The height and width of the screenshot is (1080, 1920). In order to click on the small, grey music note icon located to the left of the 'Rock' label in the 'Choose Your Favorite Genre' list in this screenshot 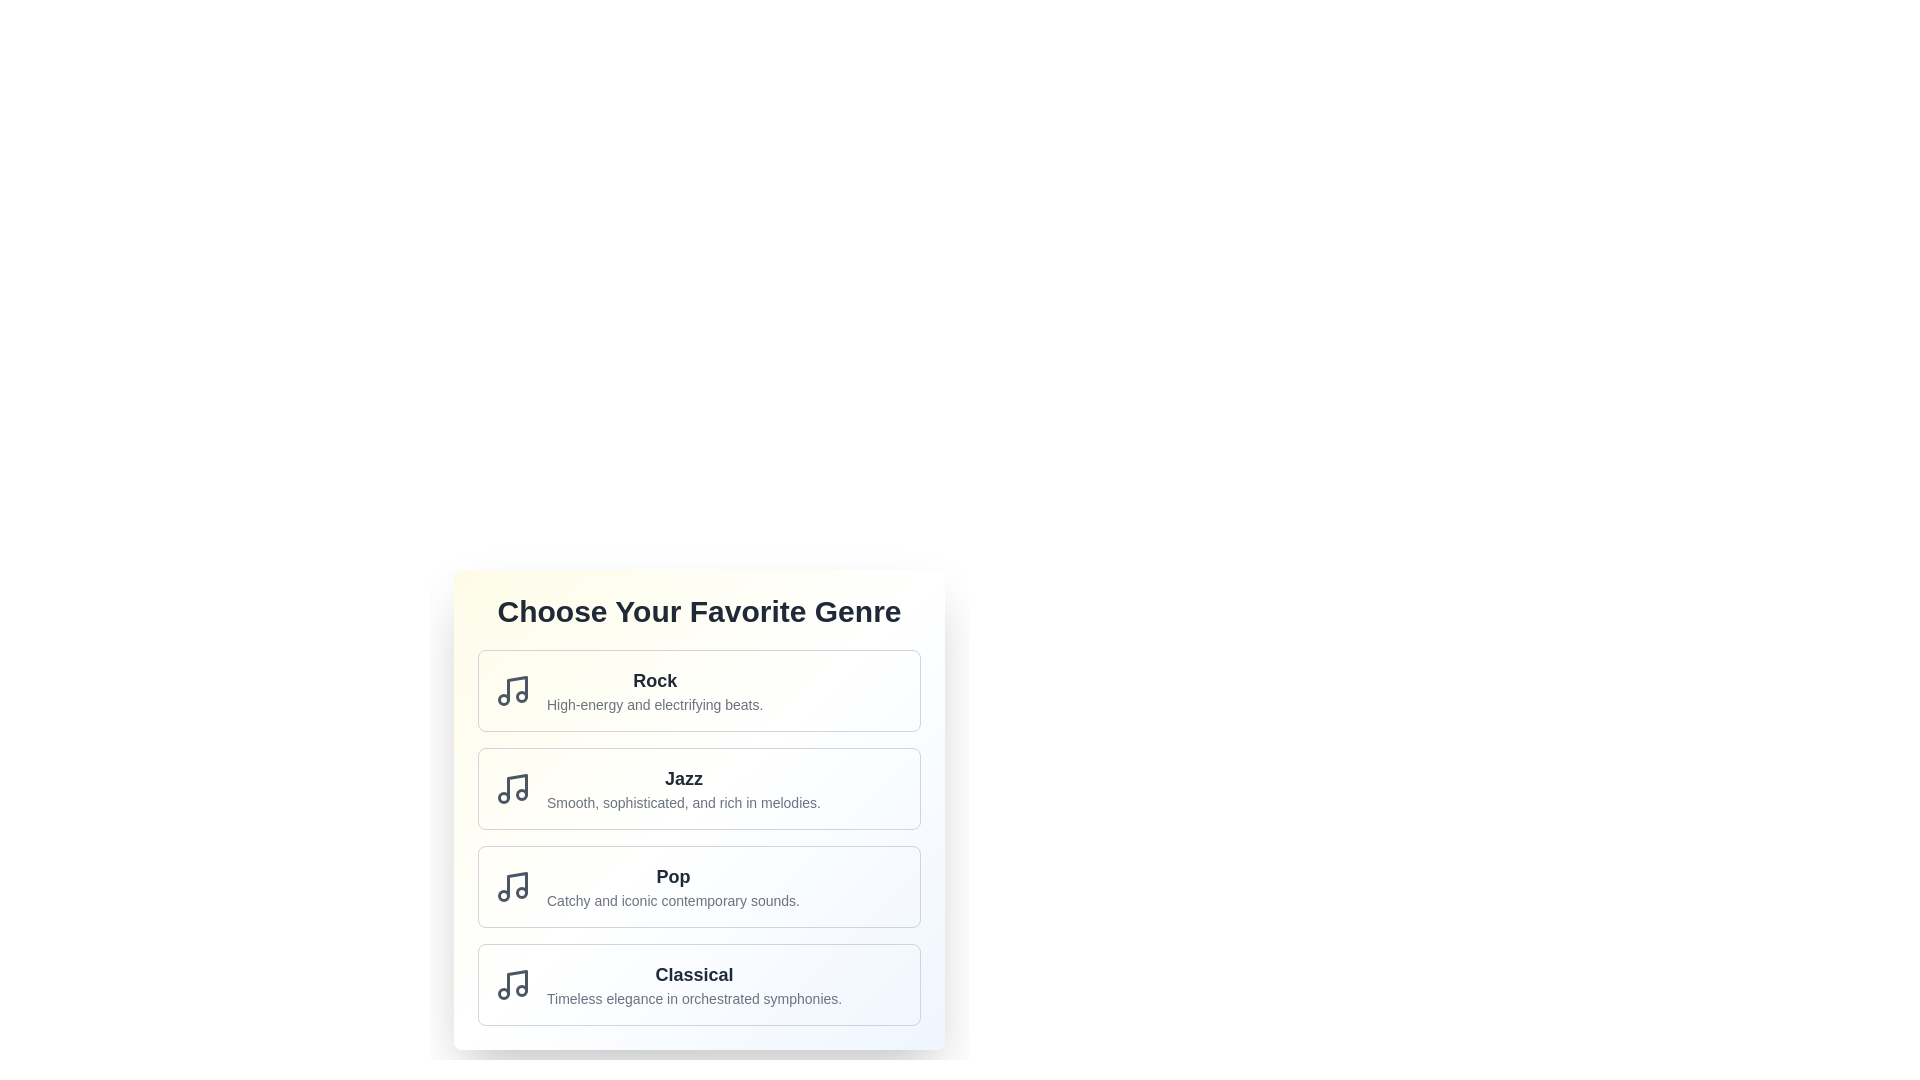, I will do `click(513, 689)`.